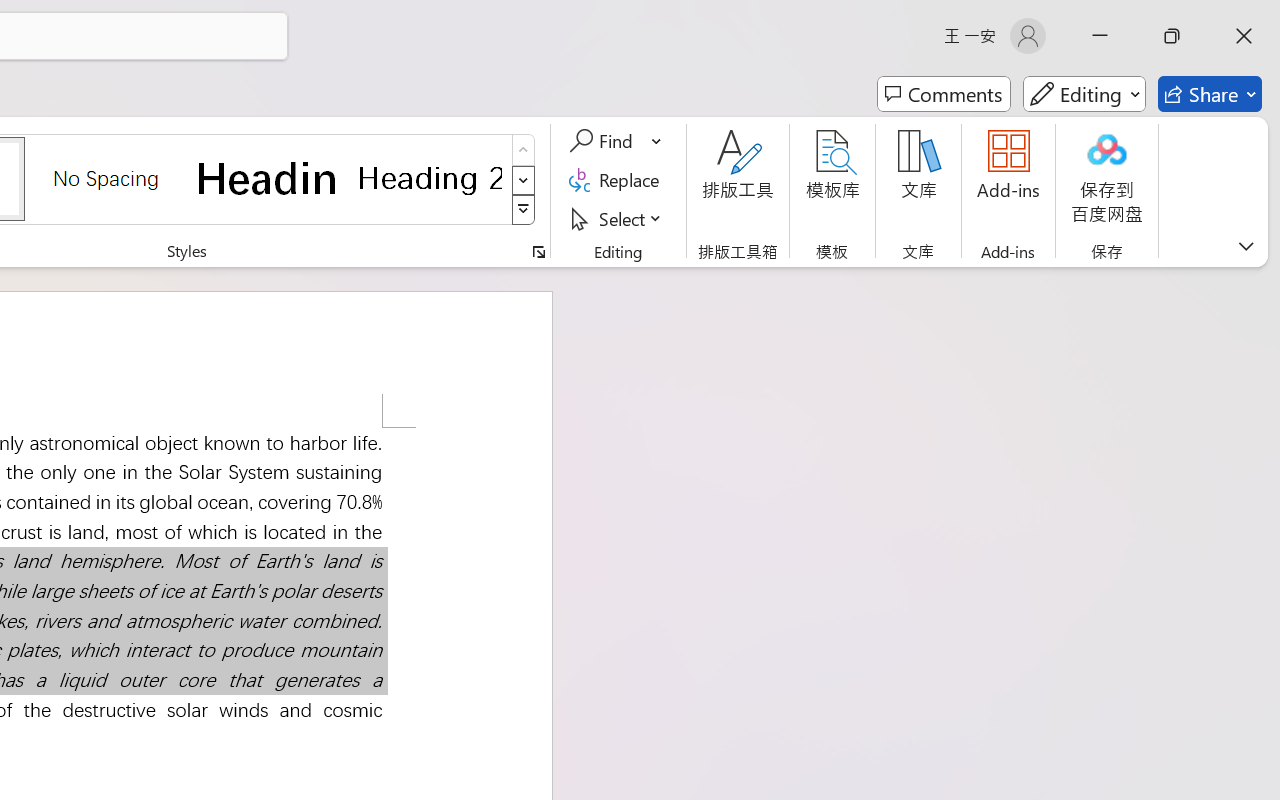 The width and height of the screenshot is (1280, 800). Describe the element at coordinates (267, 177) in the screenshot. I see `'Heading 1'` at that location.